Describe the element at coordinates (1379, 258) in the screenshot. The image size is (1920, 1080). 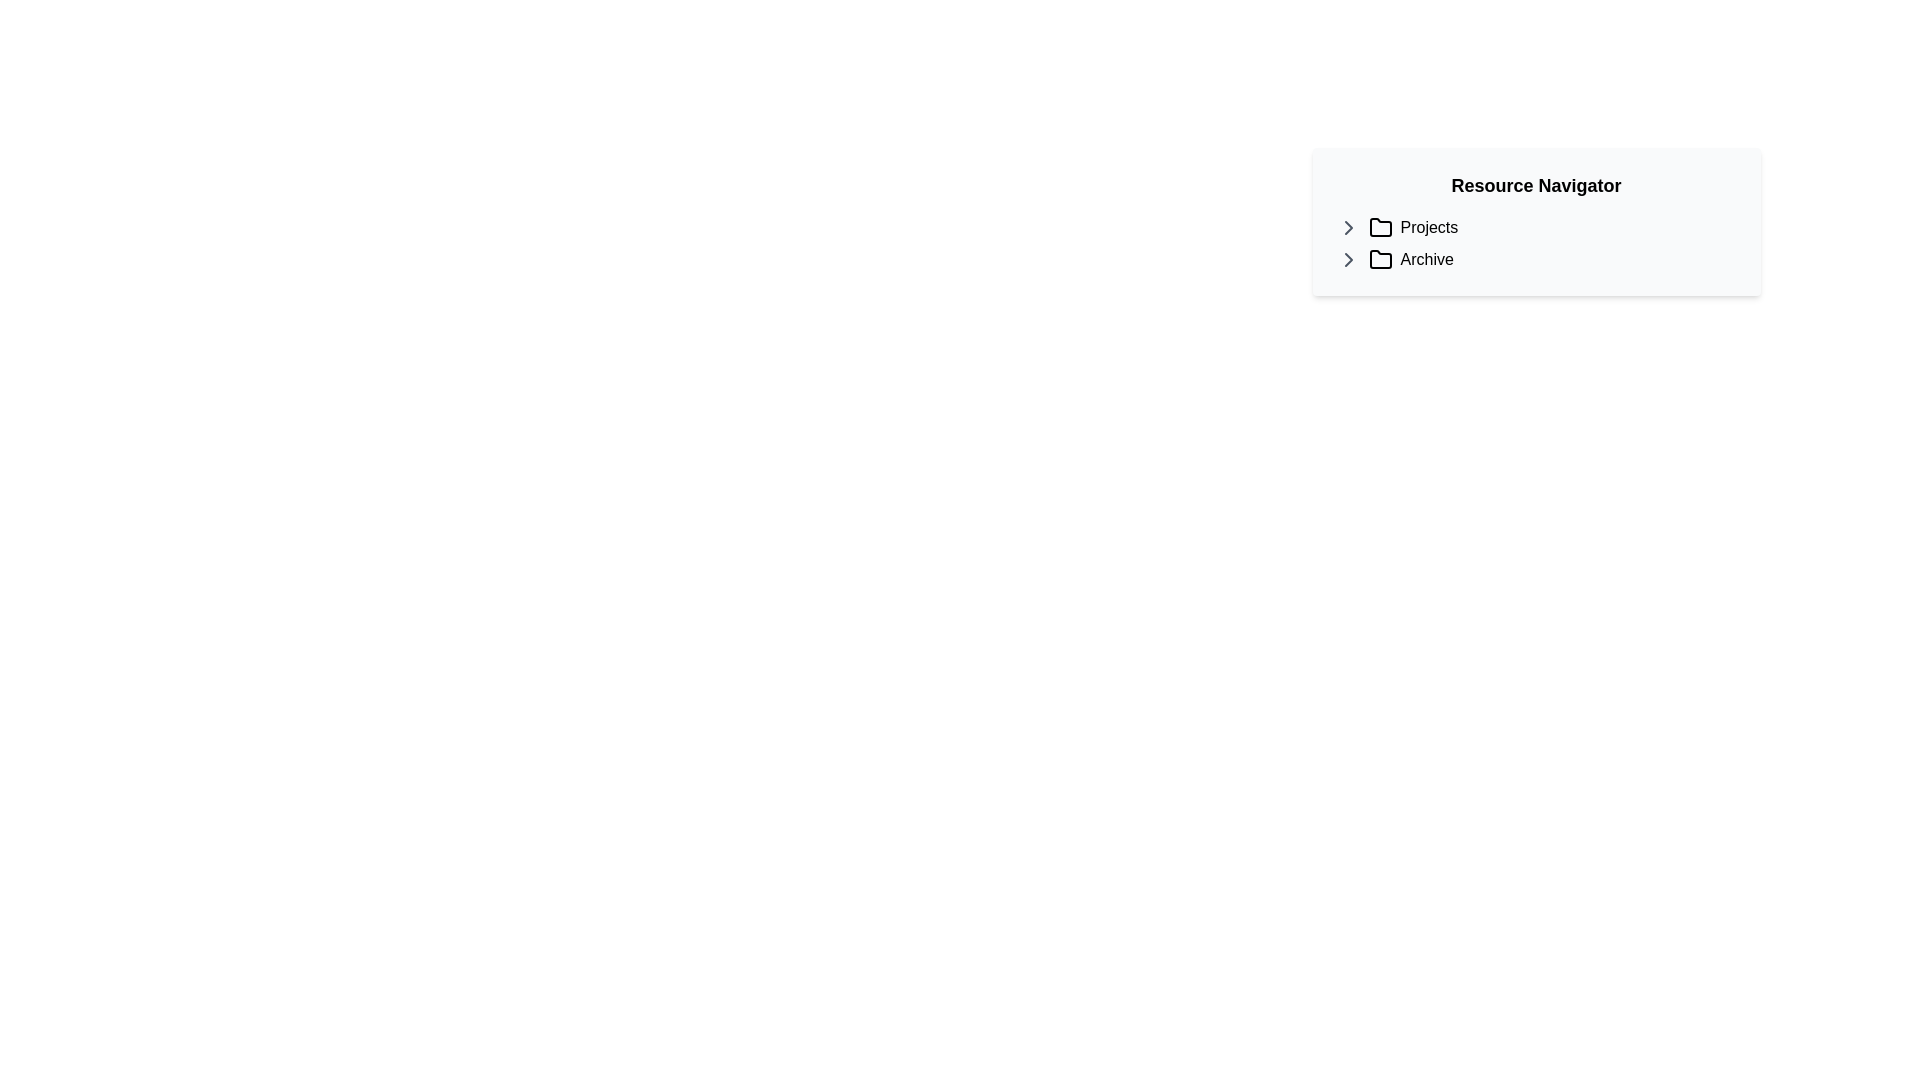
I see `the folder icon representing the 'Archive' option in the 'Resource Navigator'` at that location.